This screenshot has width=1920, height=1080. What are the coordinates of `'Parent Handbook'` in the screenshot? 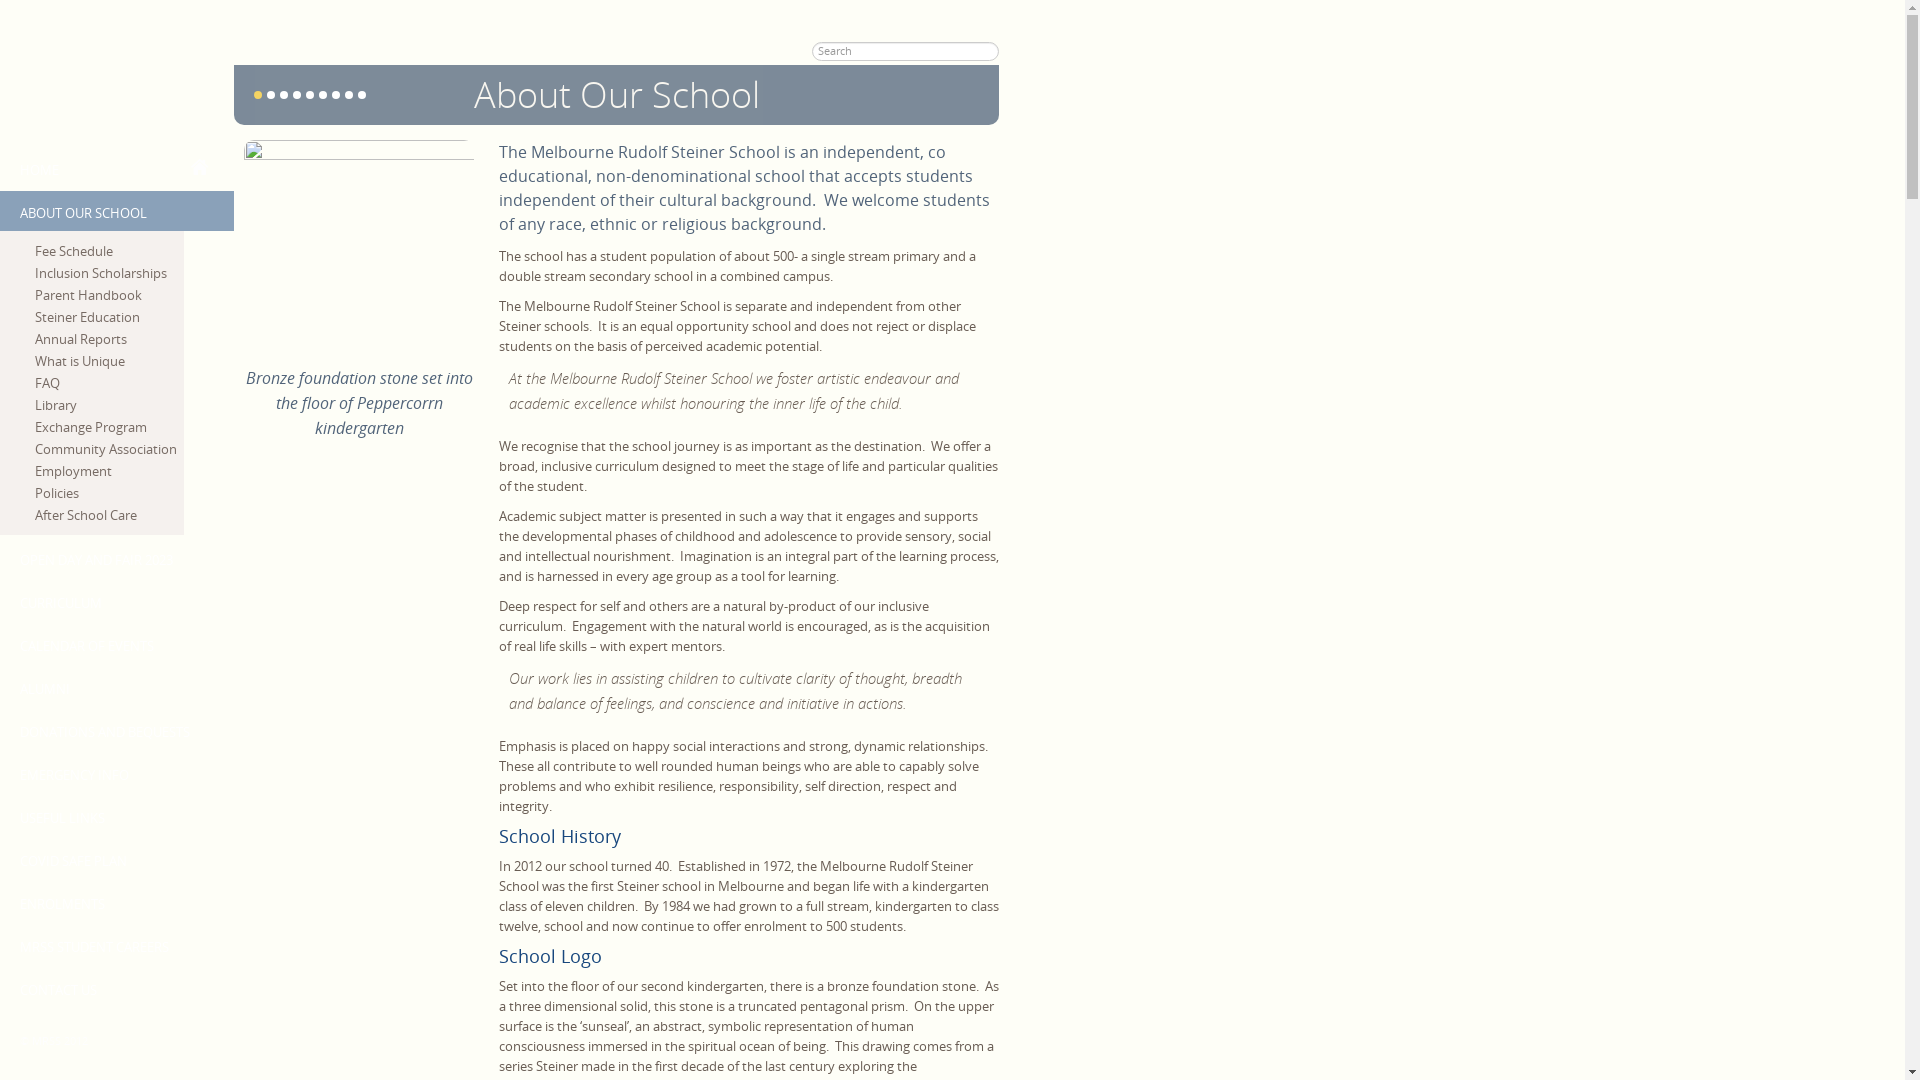 It's located at (108, 294).